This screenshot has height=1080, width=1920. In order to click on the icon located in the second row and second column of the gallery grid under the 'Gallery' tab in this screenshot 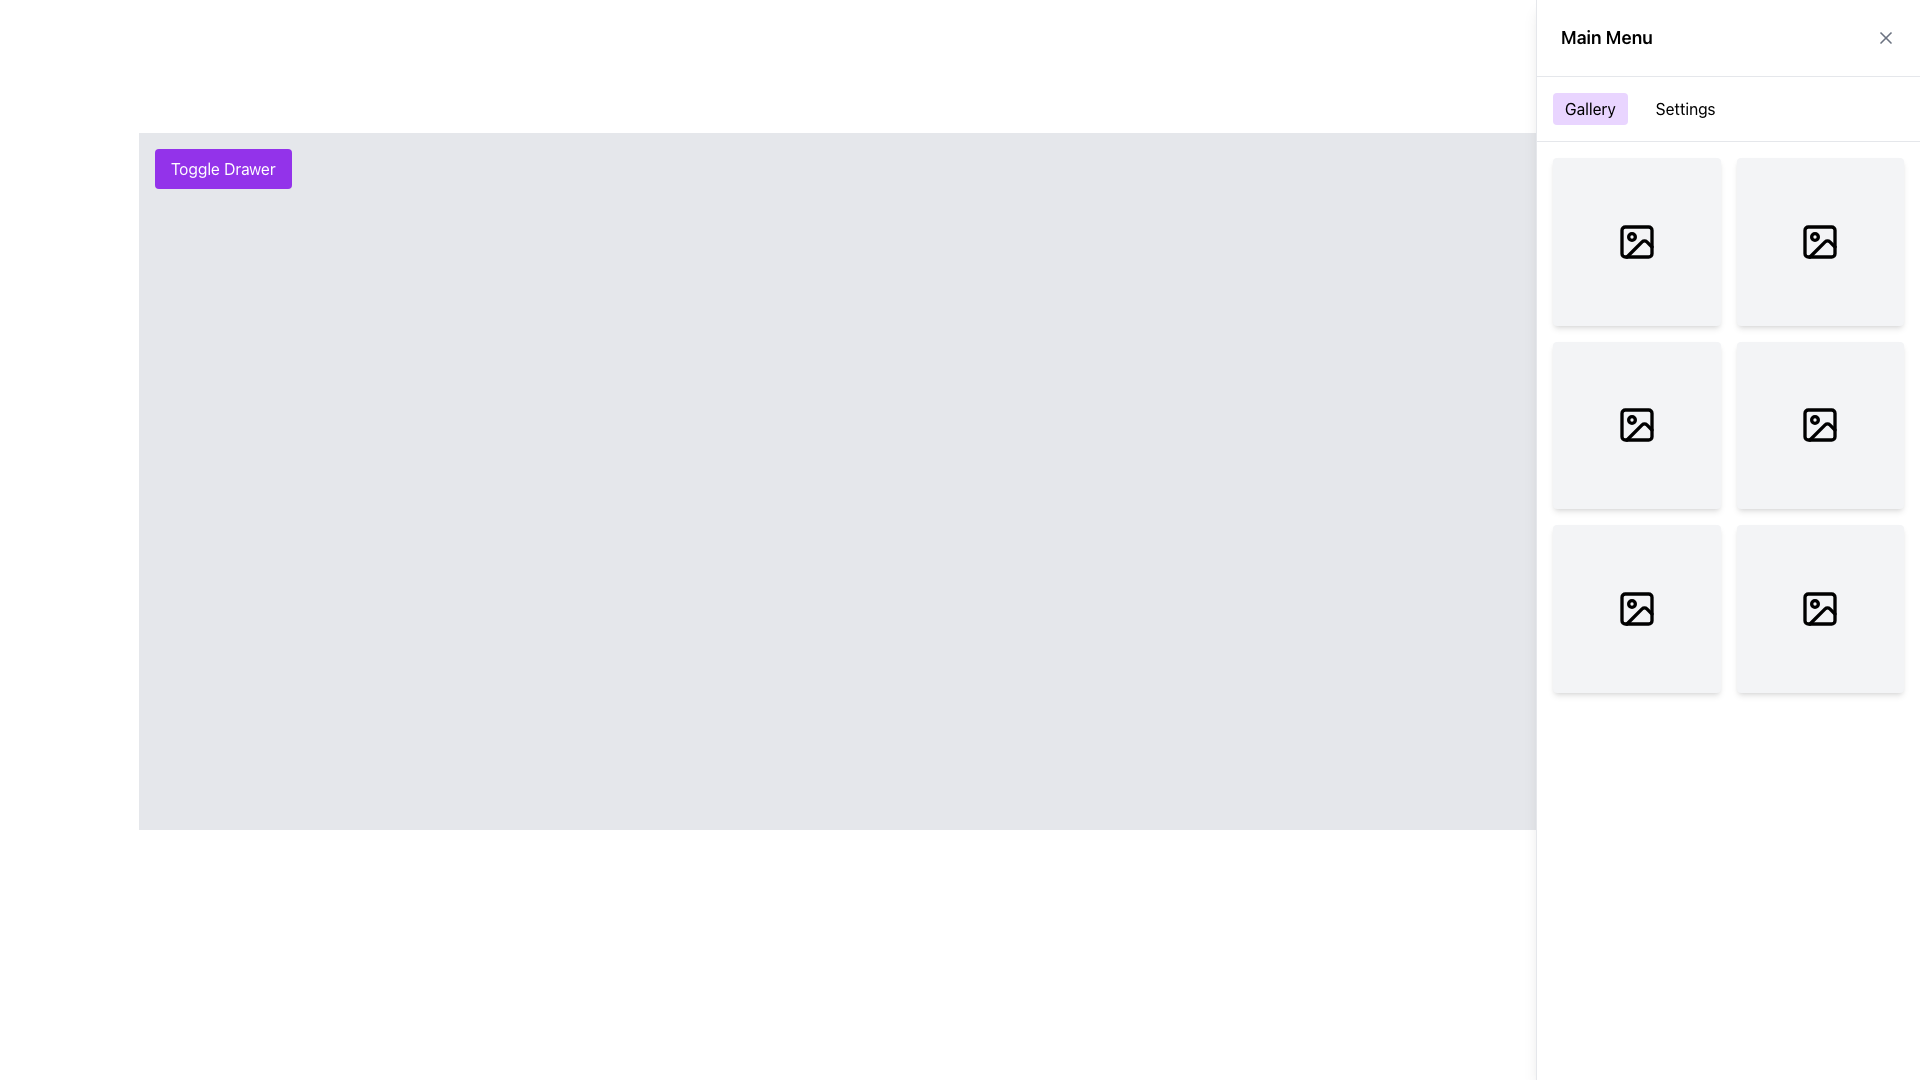, I will do `click(1639, 431)`.